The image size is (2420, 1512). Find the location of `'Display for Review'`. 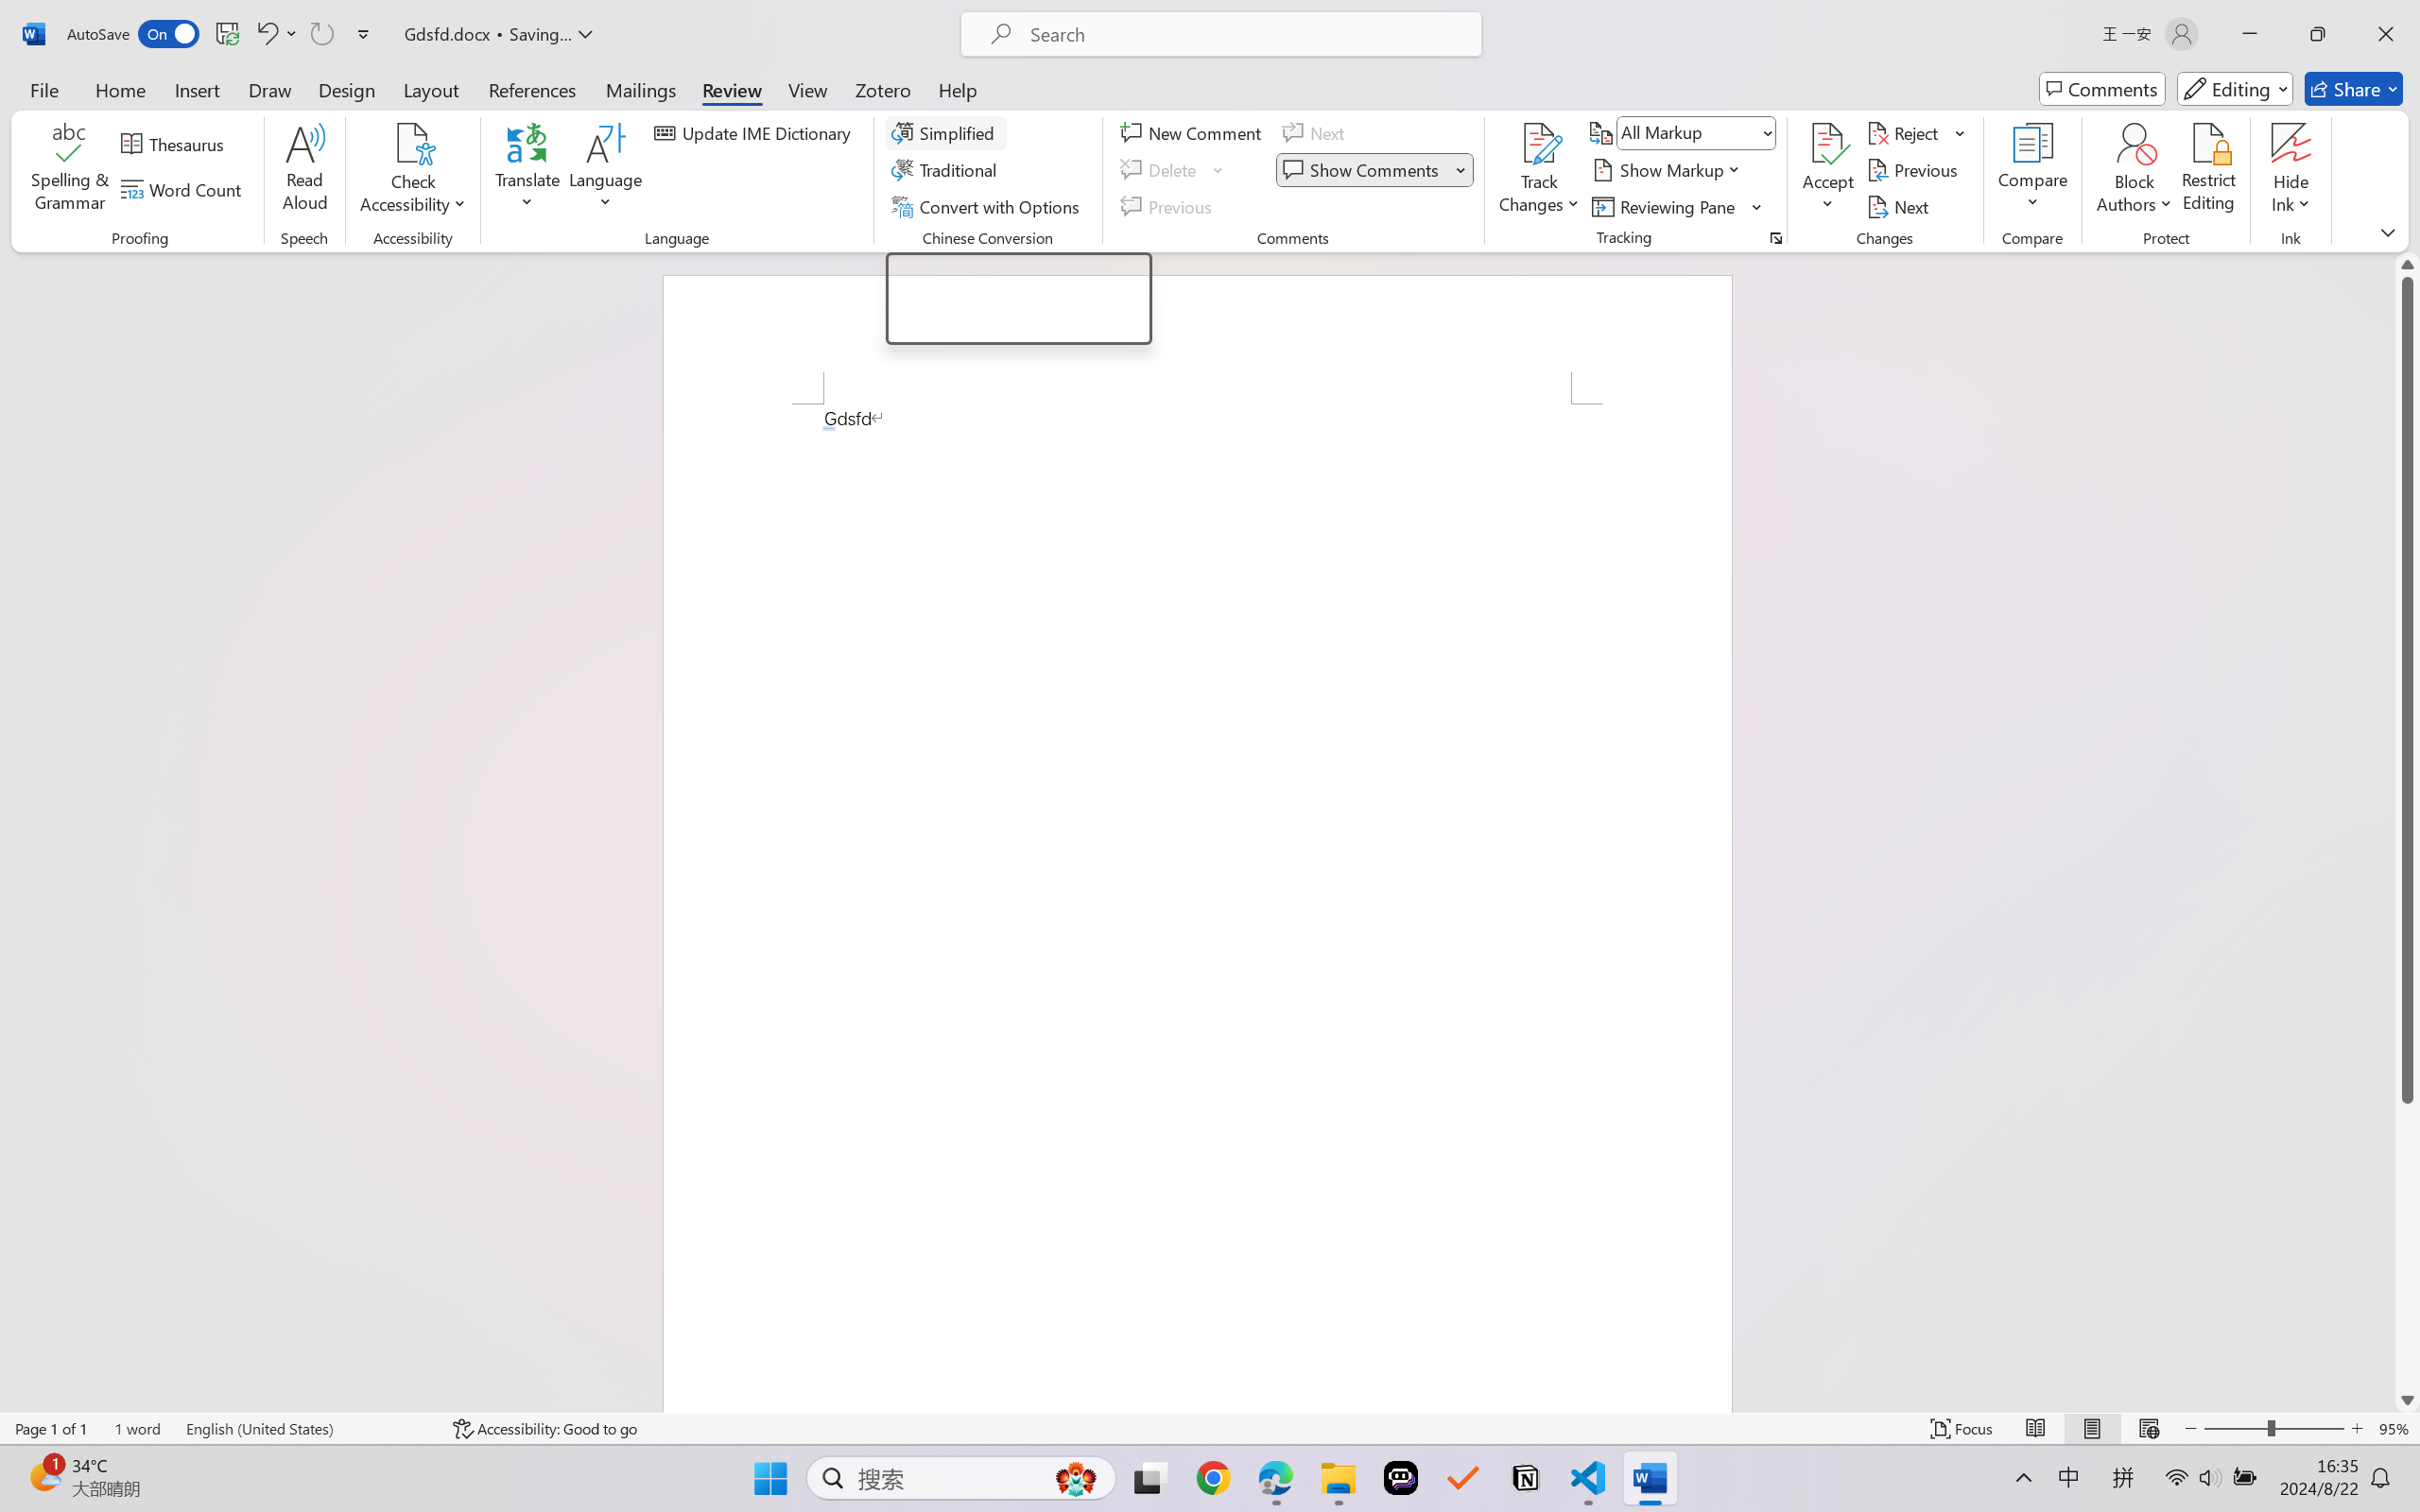

'Display for Review' is located at coordinates (1695, 131).